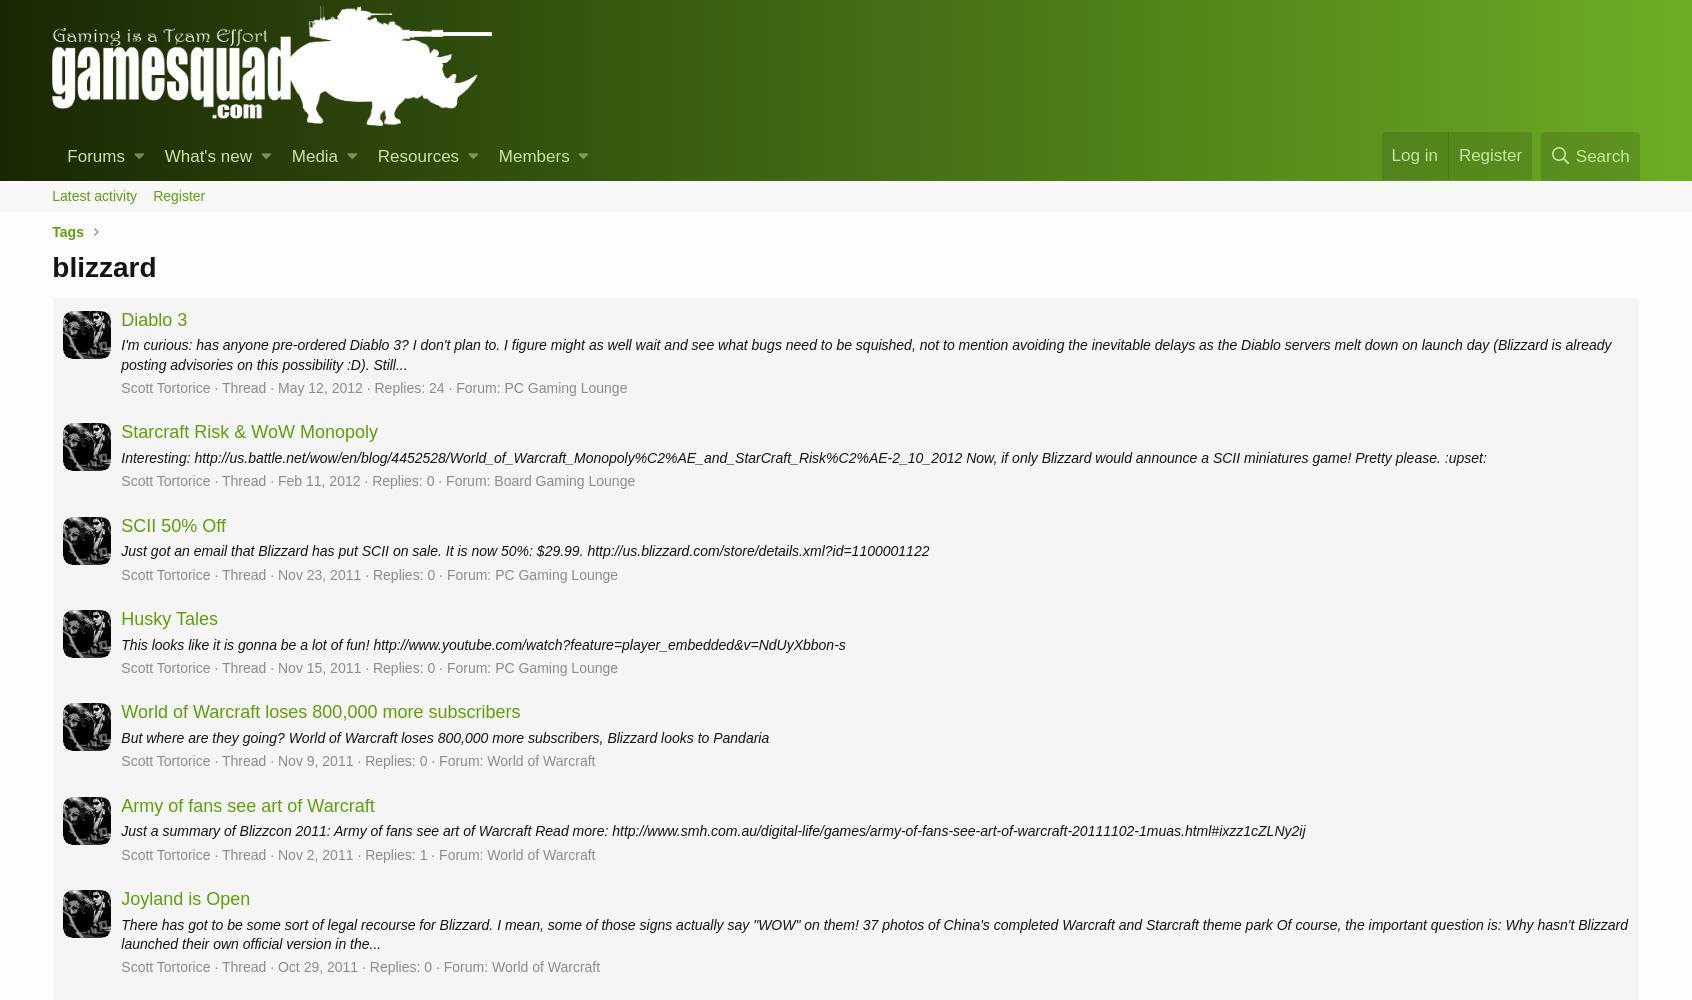  I want to click on 'I'm curious: has anyone pre-ordered Diablo 3?

I don't plan to.  I figure might as well wait and see what bugs need to be squished, not to mention avoiding the inevitable delays as the Diablo servers melt down on launch day (Blizzard is already posting advisories on this possibility :D).  Still...', so click(864, 353).